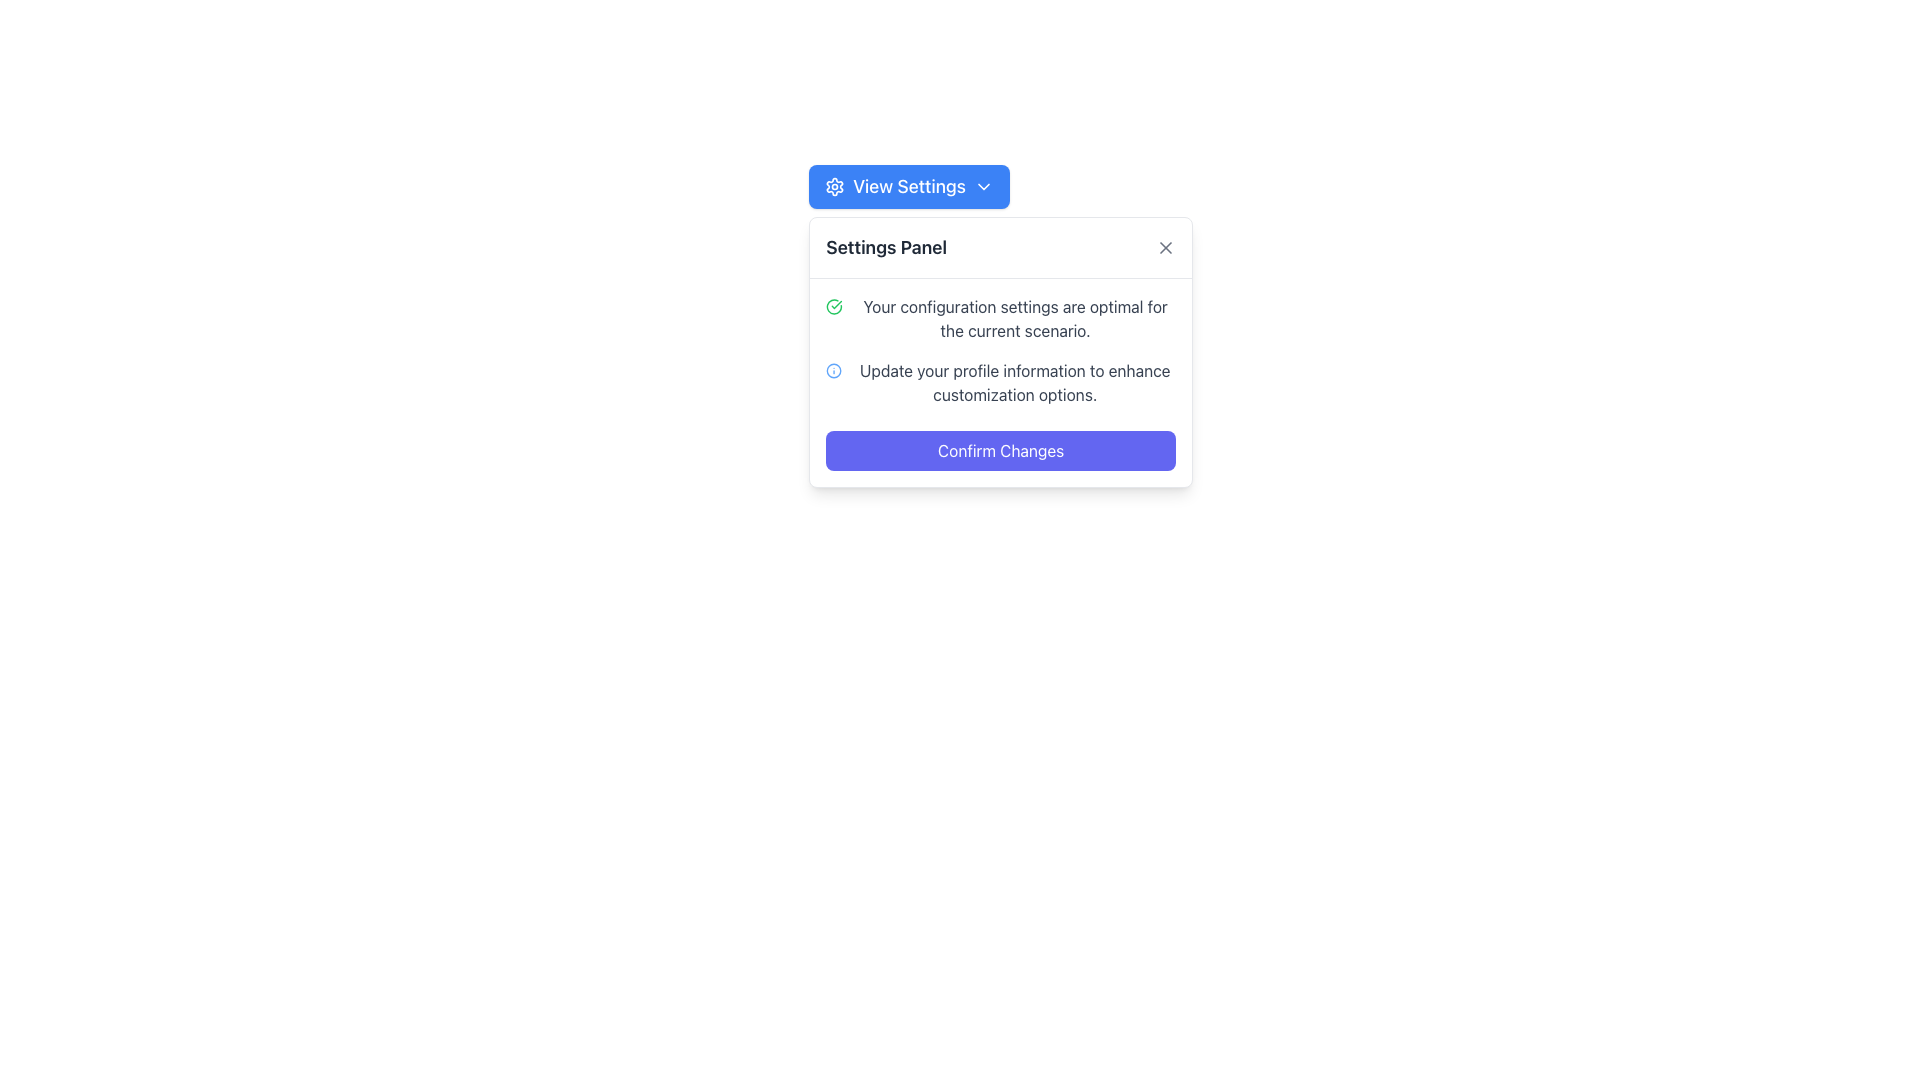 The height and width of the screenshot is (1080, 1920). What do you see at coordinates (983, 186) in the screenshot?
I see `the icon located to the right of the 'View Settings' text` at bounding box center [983, 186].